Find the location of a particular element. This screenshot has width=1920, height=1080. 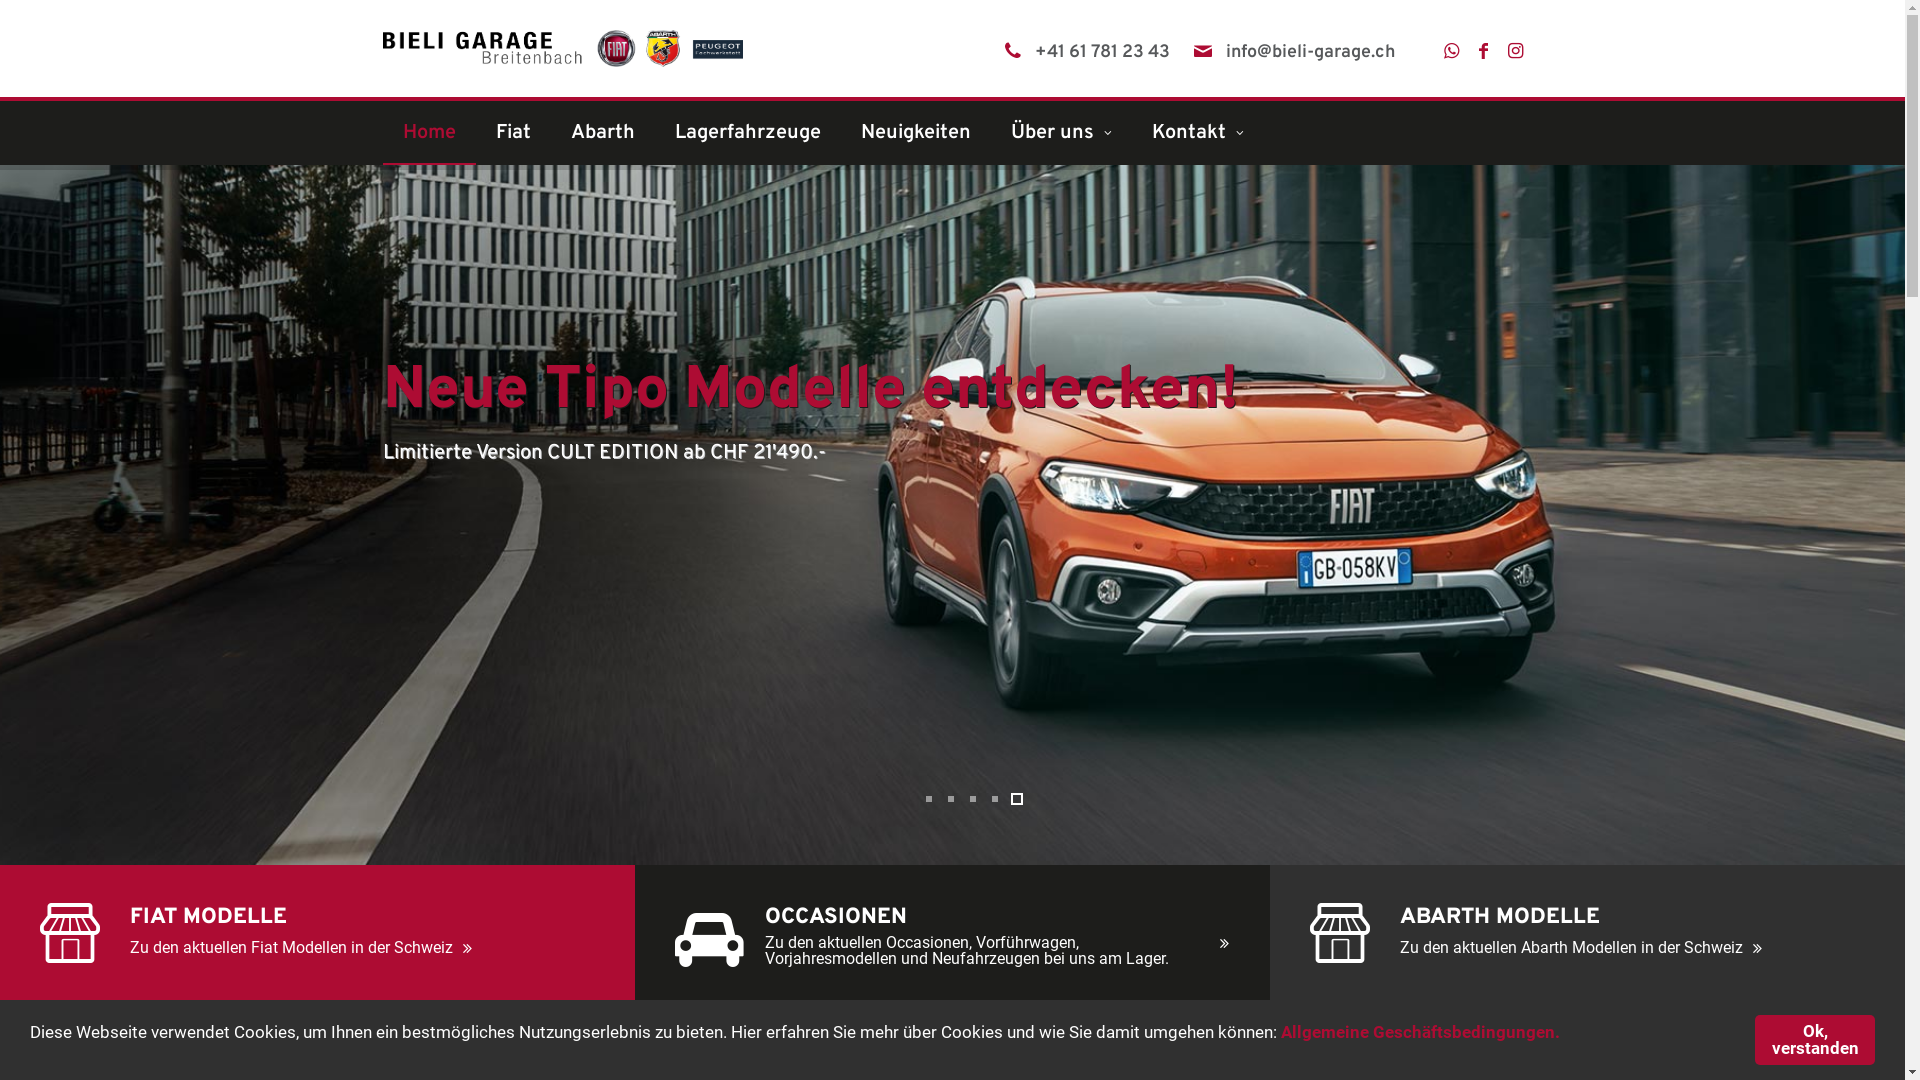

'Ok, verstanden' is located at coordinates (1814, 1039).